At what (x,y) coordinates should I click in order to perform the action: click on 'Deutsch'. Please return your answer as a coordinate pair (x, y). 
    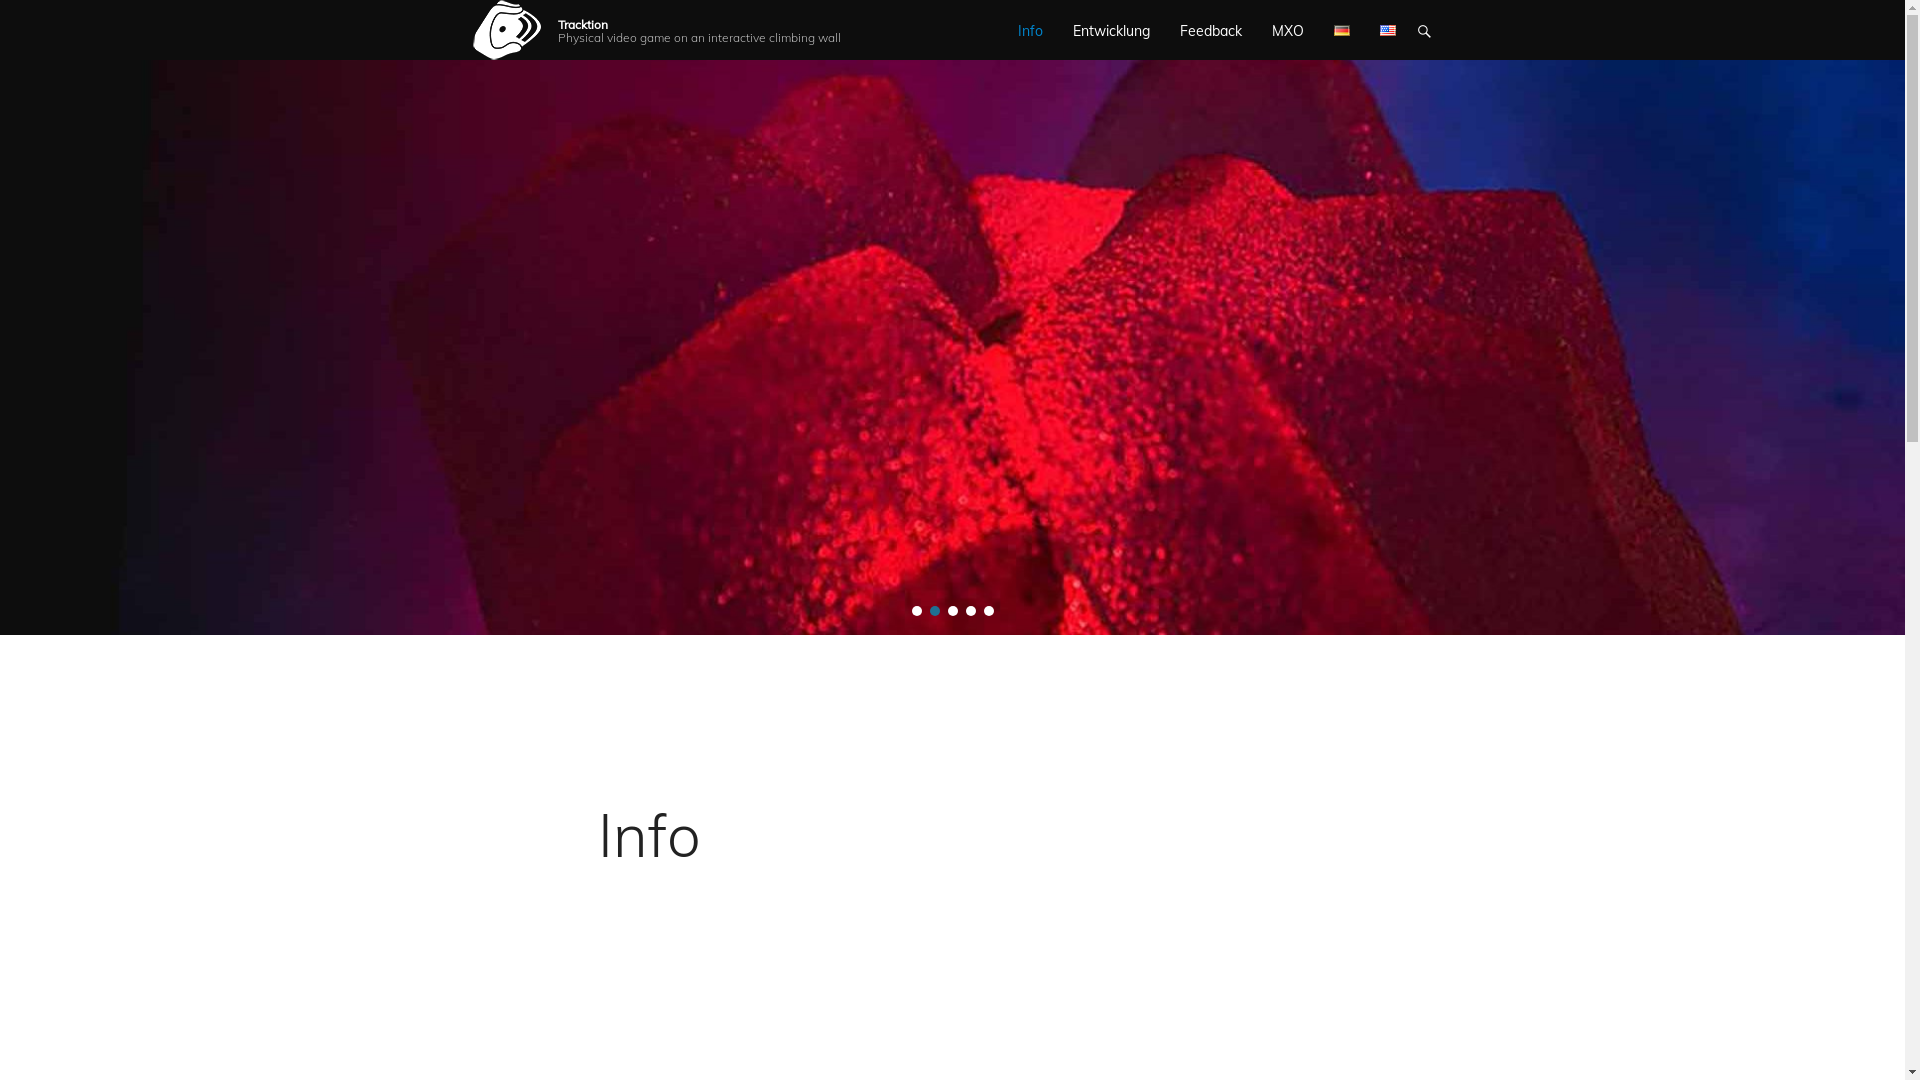
    Looking at the image, I should click on (1342, 30).